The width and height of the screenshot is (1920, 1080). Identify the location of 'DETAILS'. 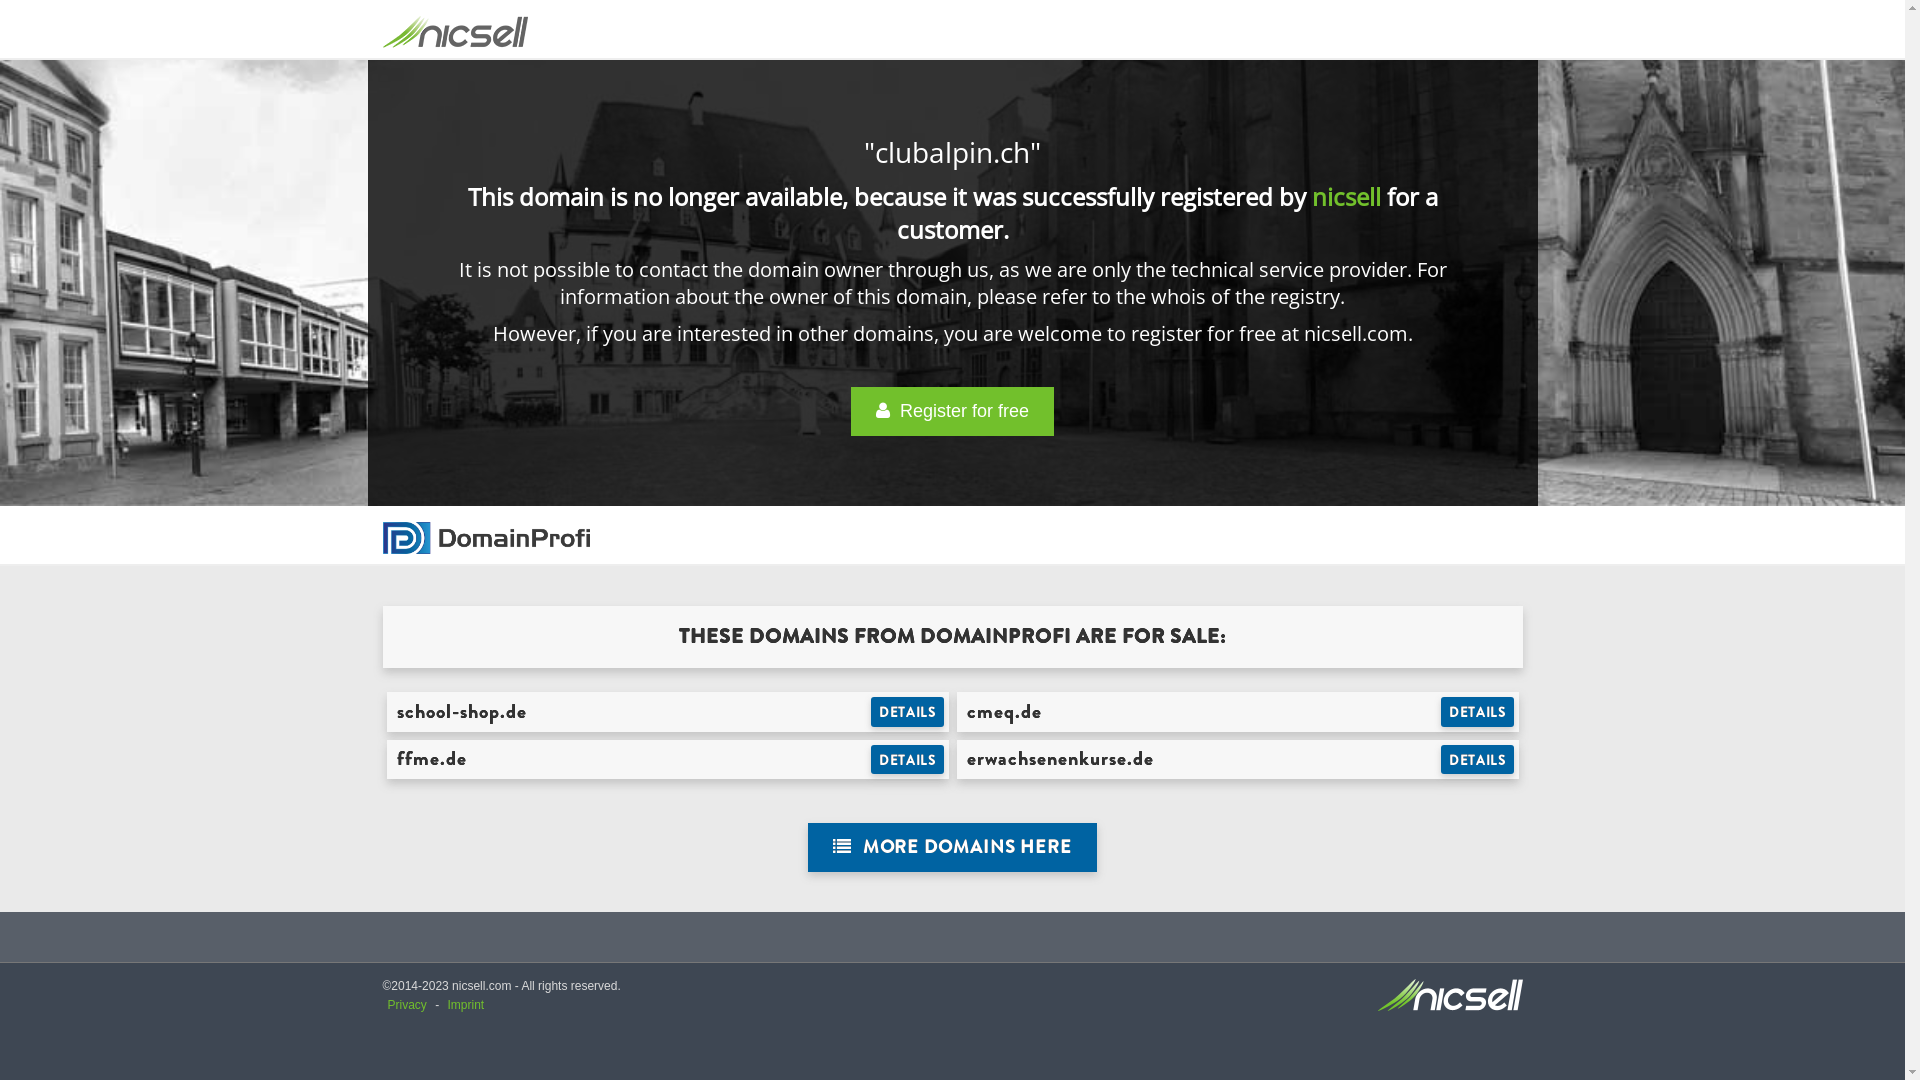
(1477, 711).